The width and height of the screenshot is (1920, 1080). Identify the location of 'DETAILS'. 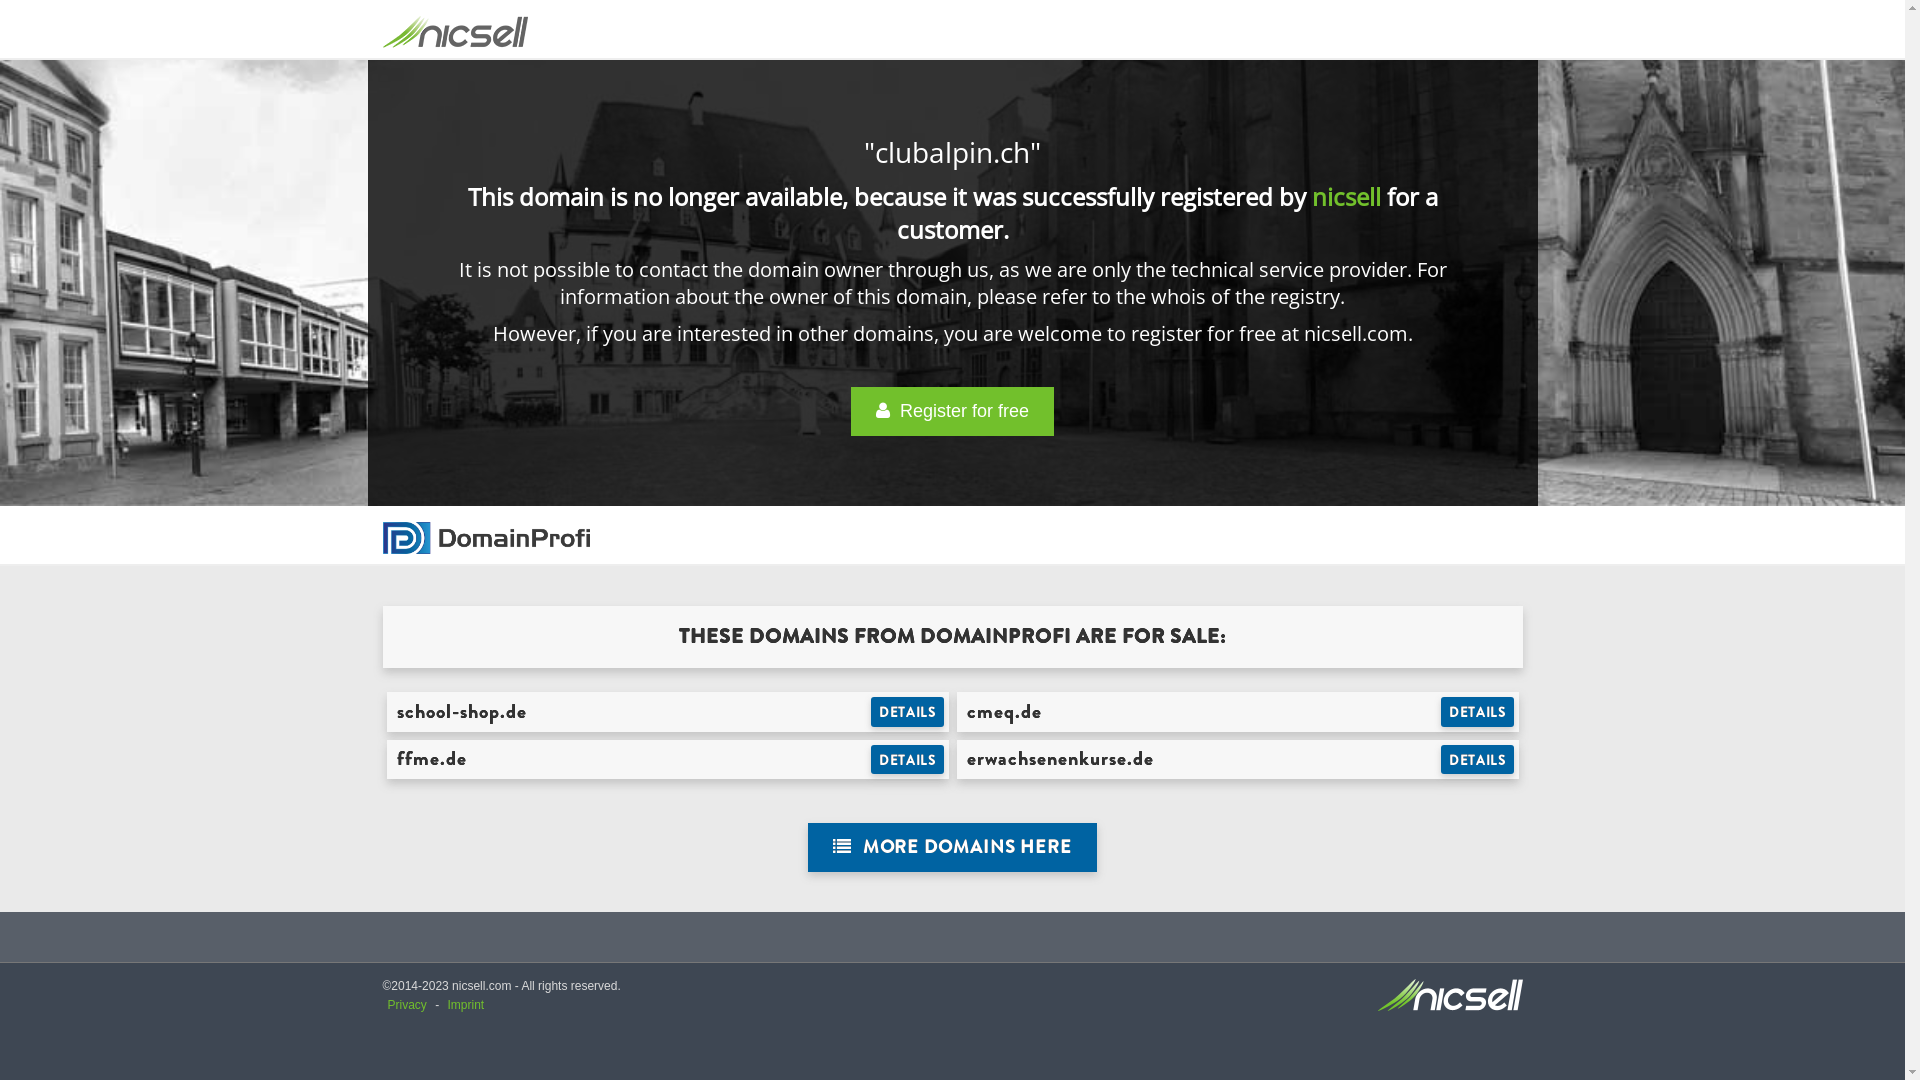
(1477, 711).